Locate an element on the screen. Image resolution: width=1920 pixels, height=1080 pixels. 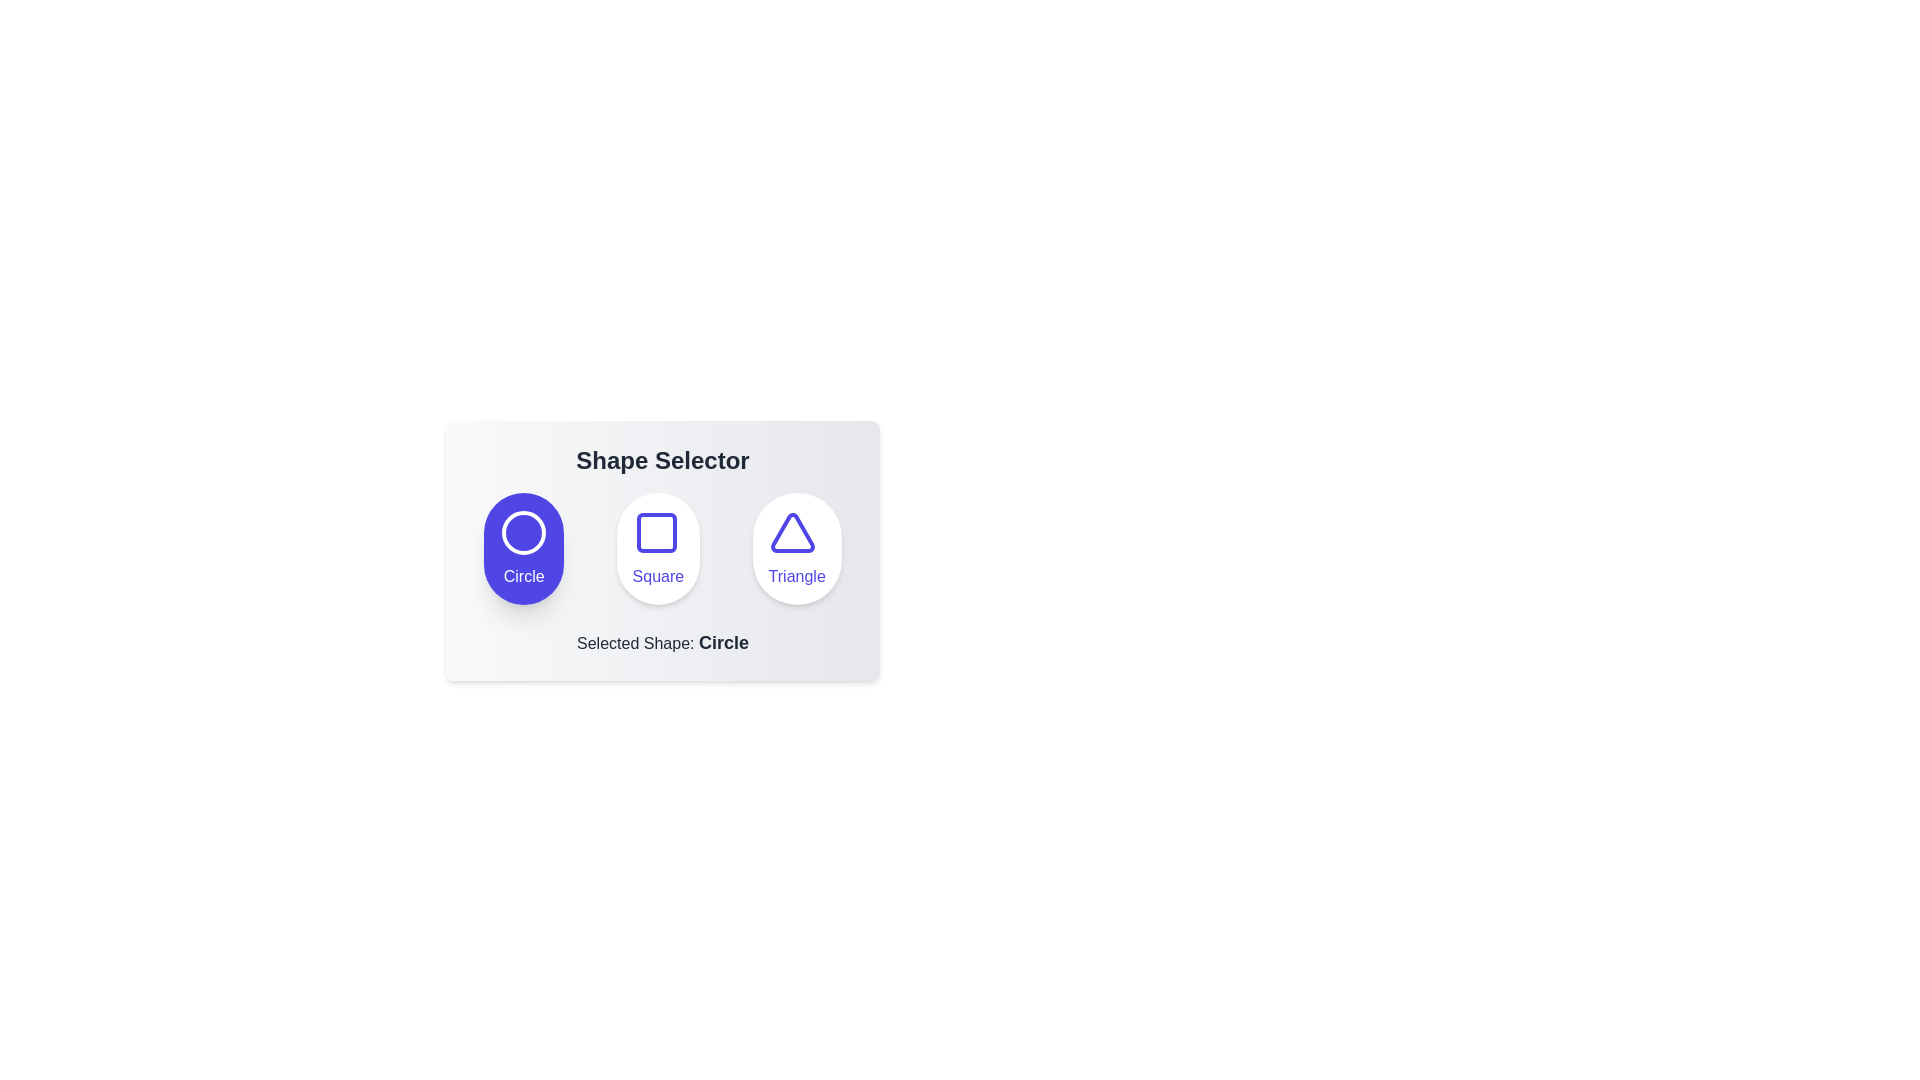
the Circle button to select it is located at coordinates (524, 548).